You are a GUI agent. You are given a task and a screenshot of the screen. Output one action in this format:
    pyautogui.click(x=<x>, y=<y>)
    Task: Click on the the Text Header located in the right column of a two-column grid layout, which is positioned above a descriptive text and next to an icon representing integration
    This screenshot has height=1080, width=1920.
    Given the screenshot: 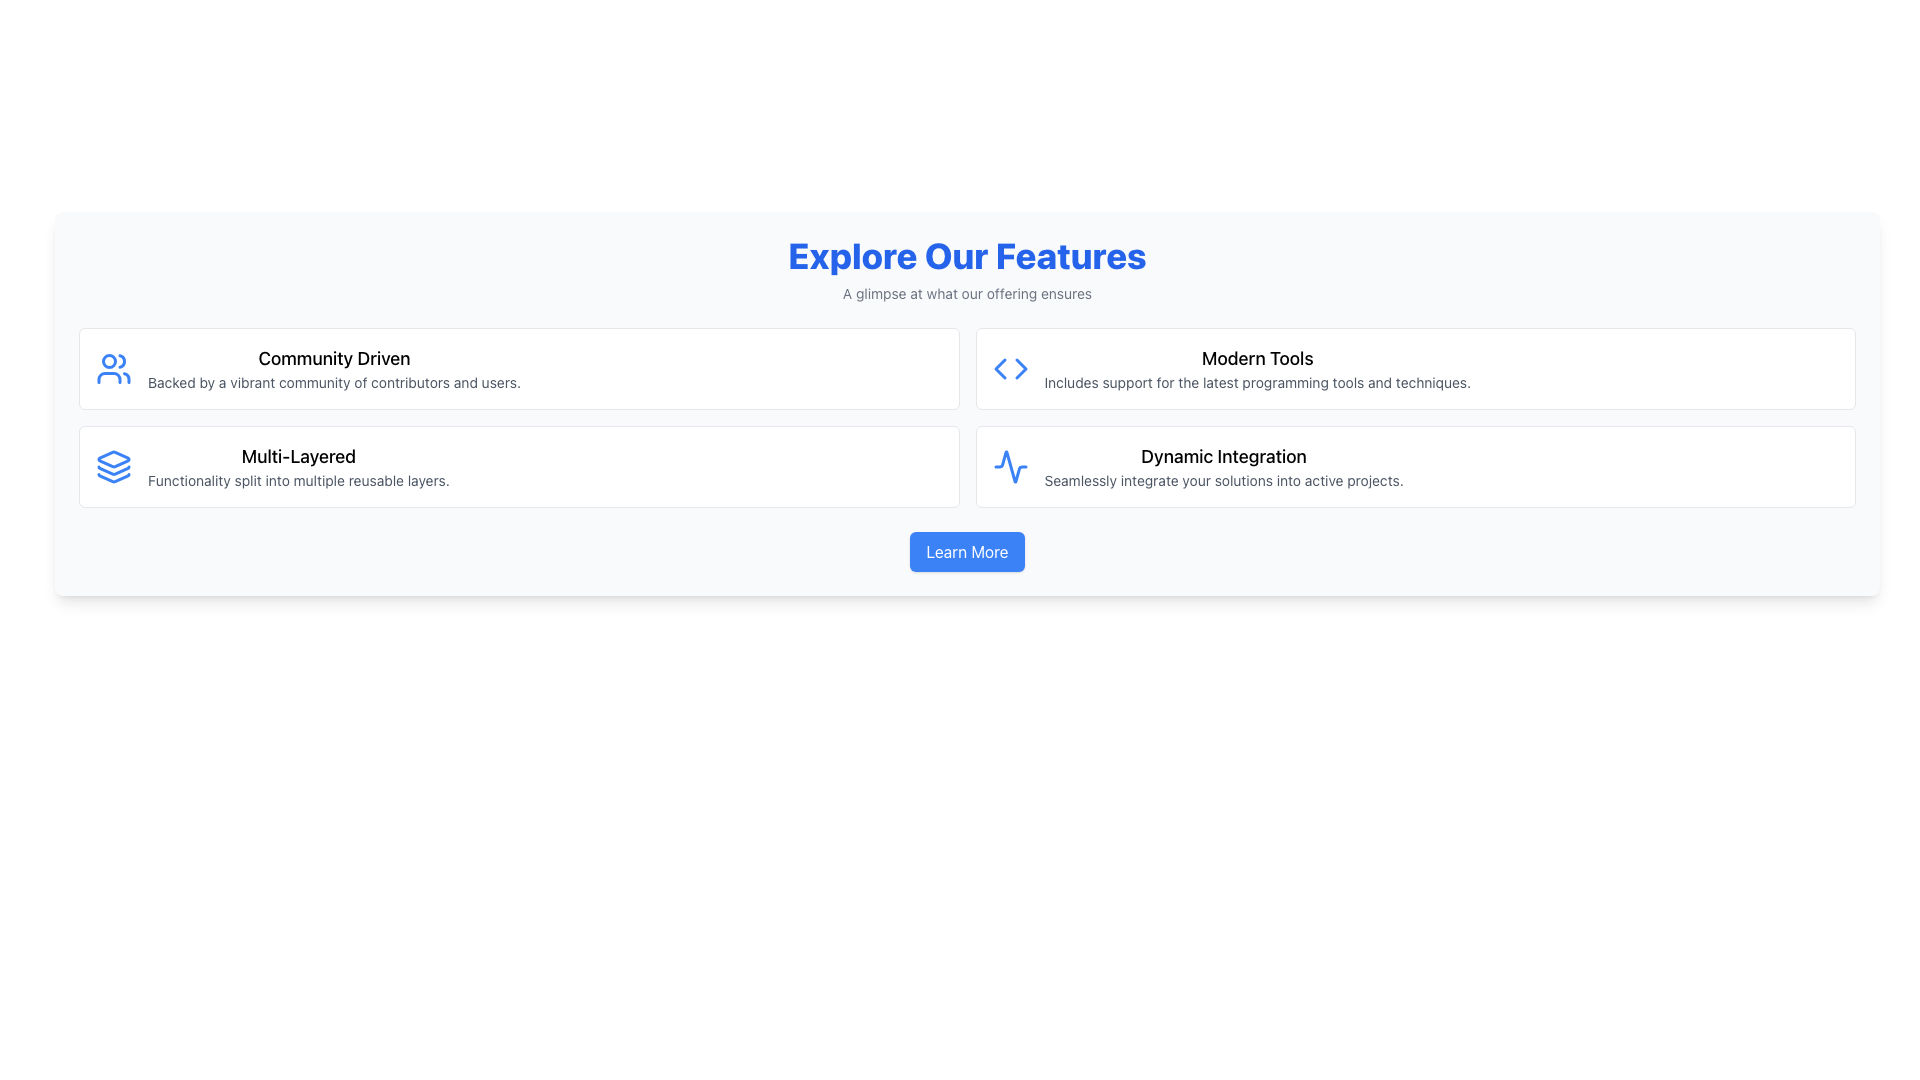 What is the action you would take?
    pyautogui.click(x=1223, y=456)
    